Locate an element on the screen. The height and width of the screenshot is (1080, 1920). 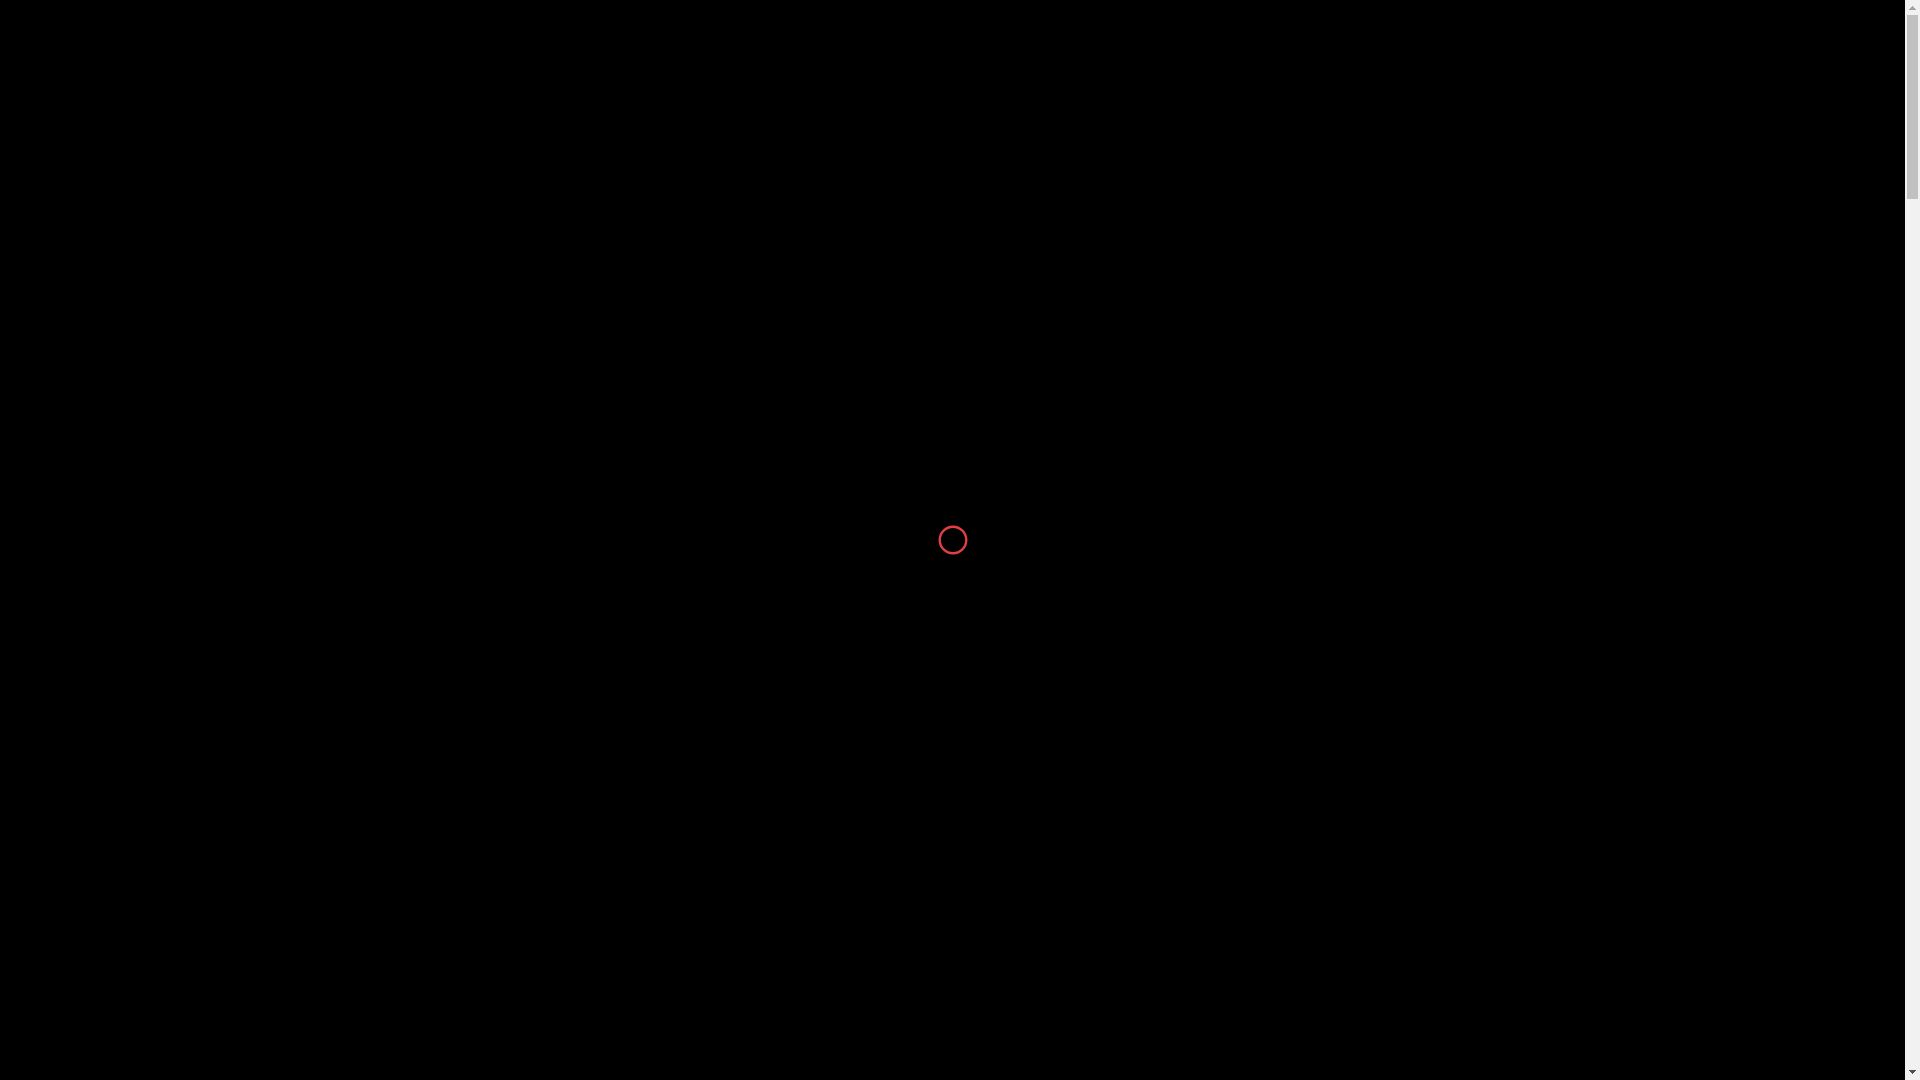
'STORE LOCATION' is located at coordinates (1137, 67).